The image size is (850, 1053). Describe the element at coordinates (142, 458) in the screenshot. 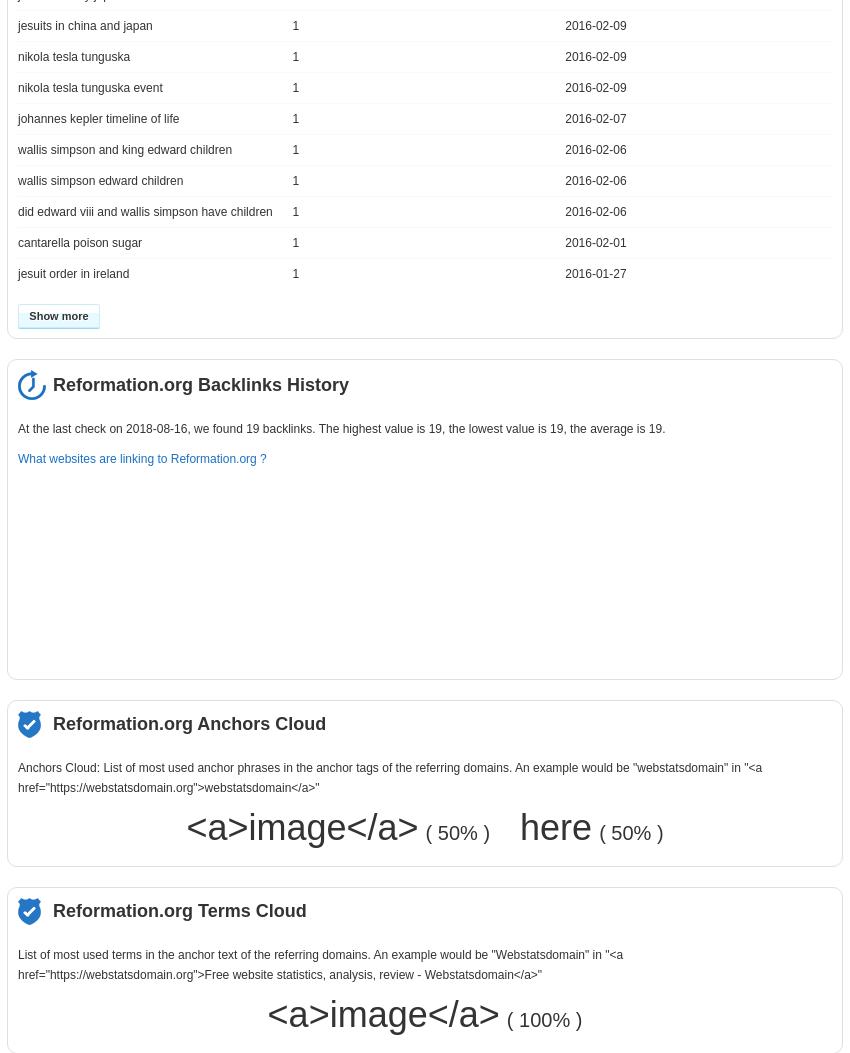

I see `'What websites
                    are linking to Reformation.org                    ?'` at that location.